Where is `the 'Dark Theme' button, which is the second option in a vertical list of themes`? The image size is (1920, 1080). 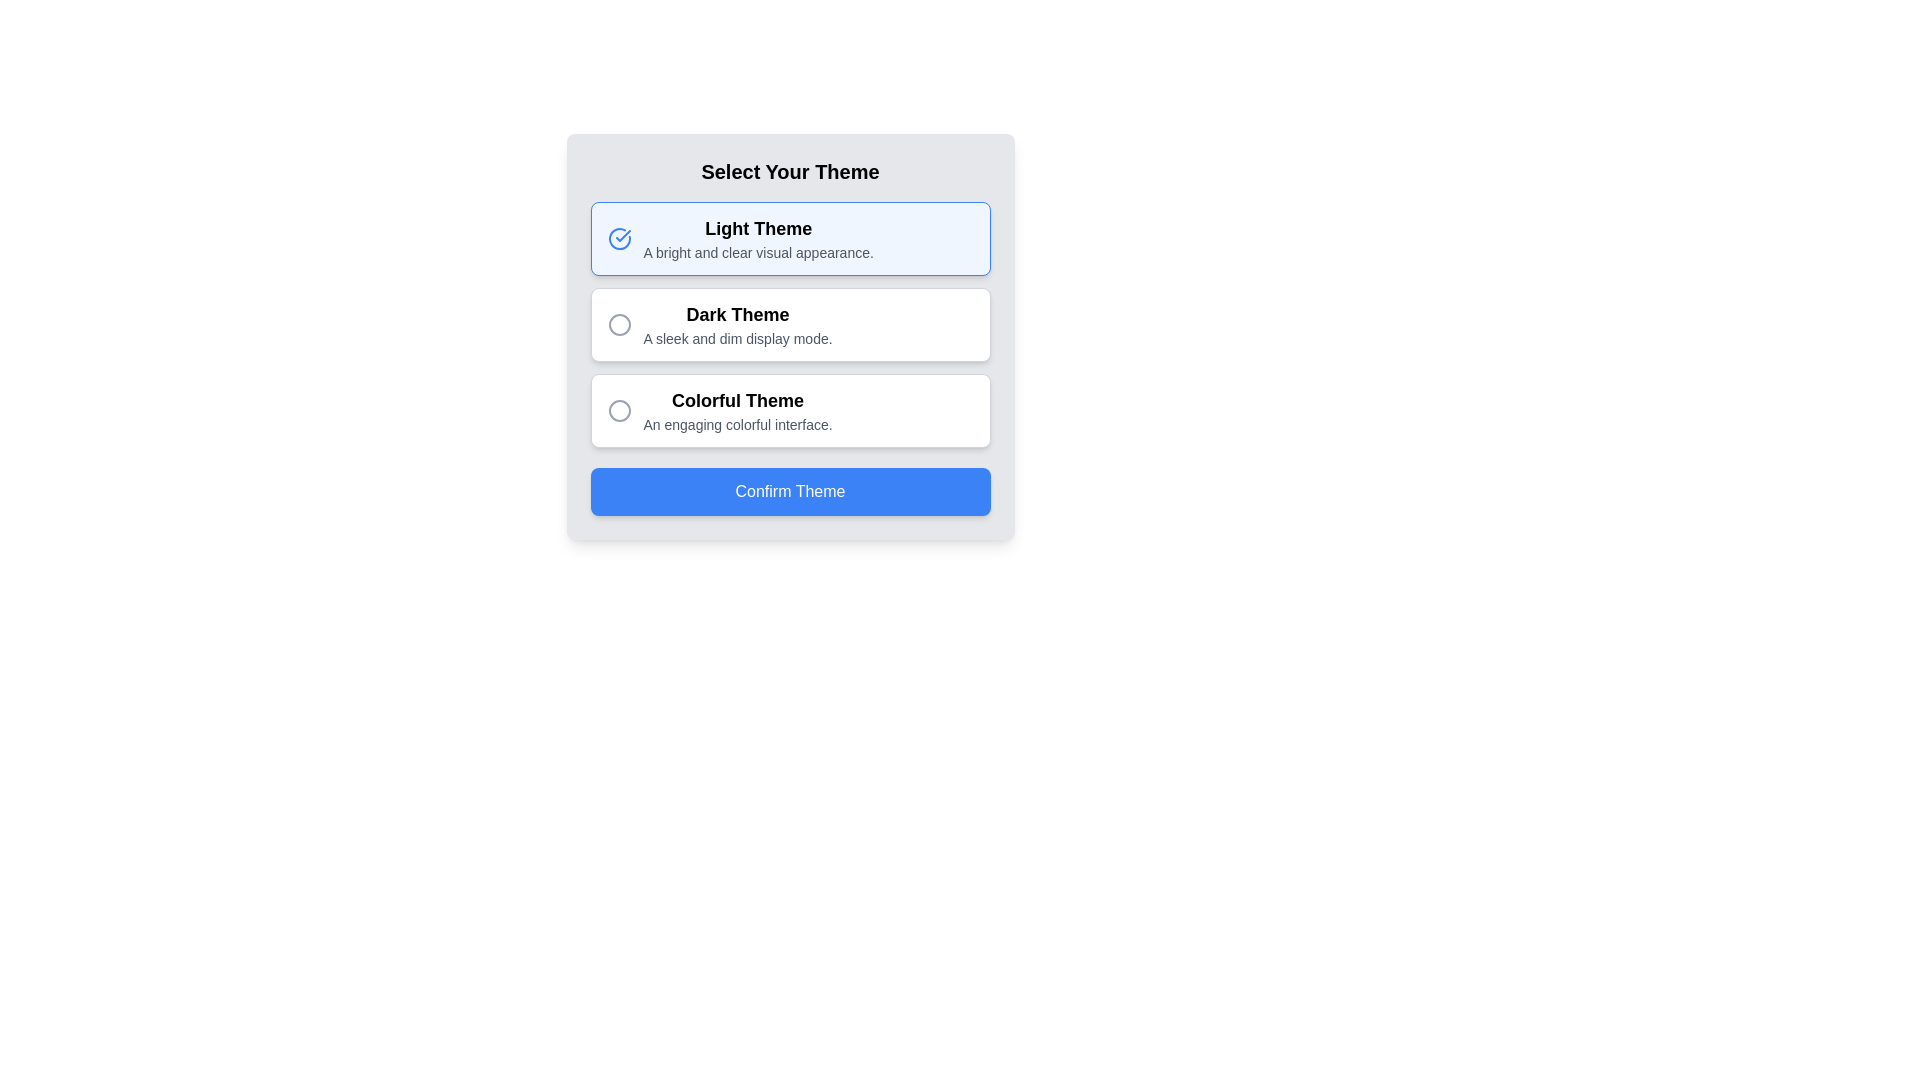
the 'Dark Theme' button, which is the second option in a vertical list of themes is located at coordinates (789, 323).